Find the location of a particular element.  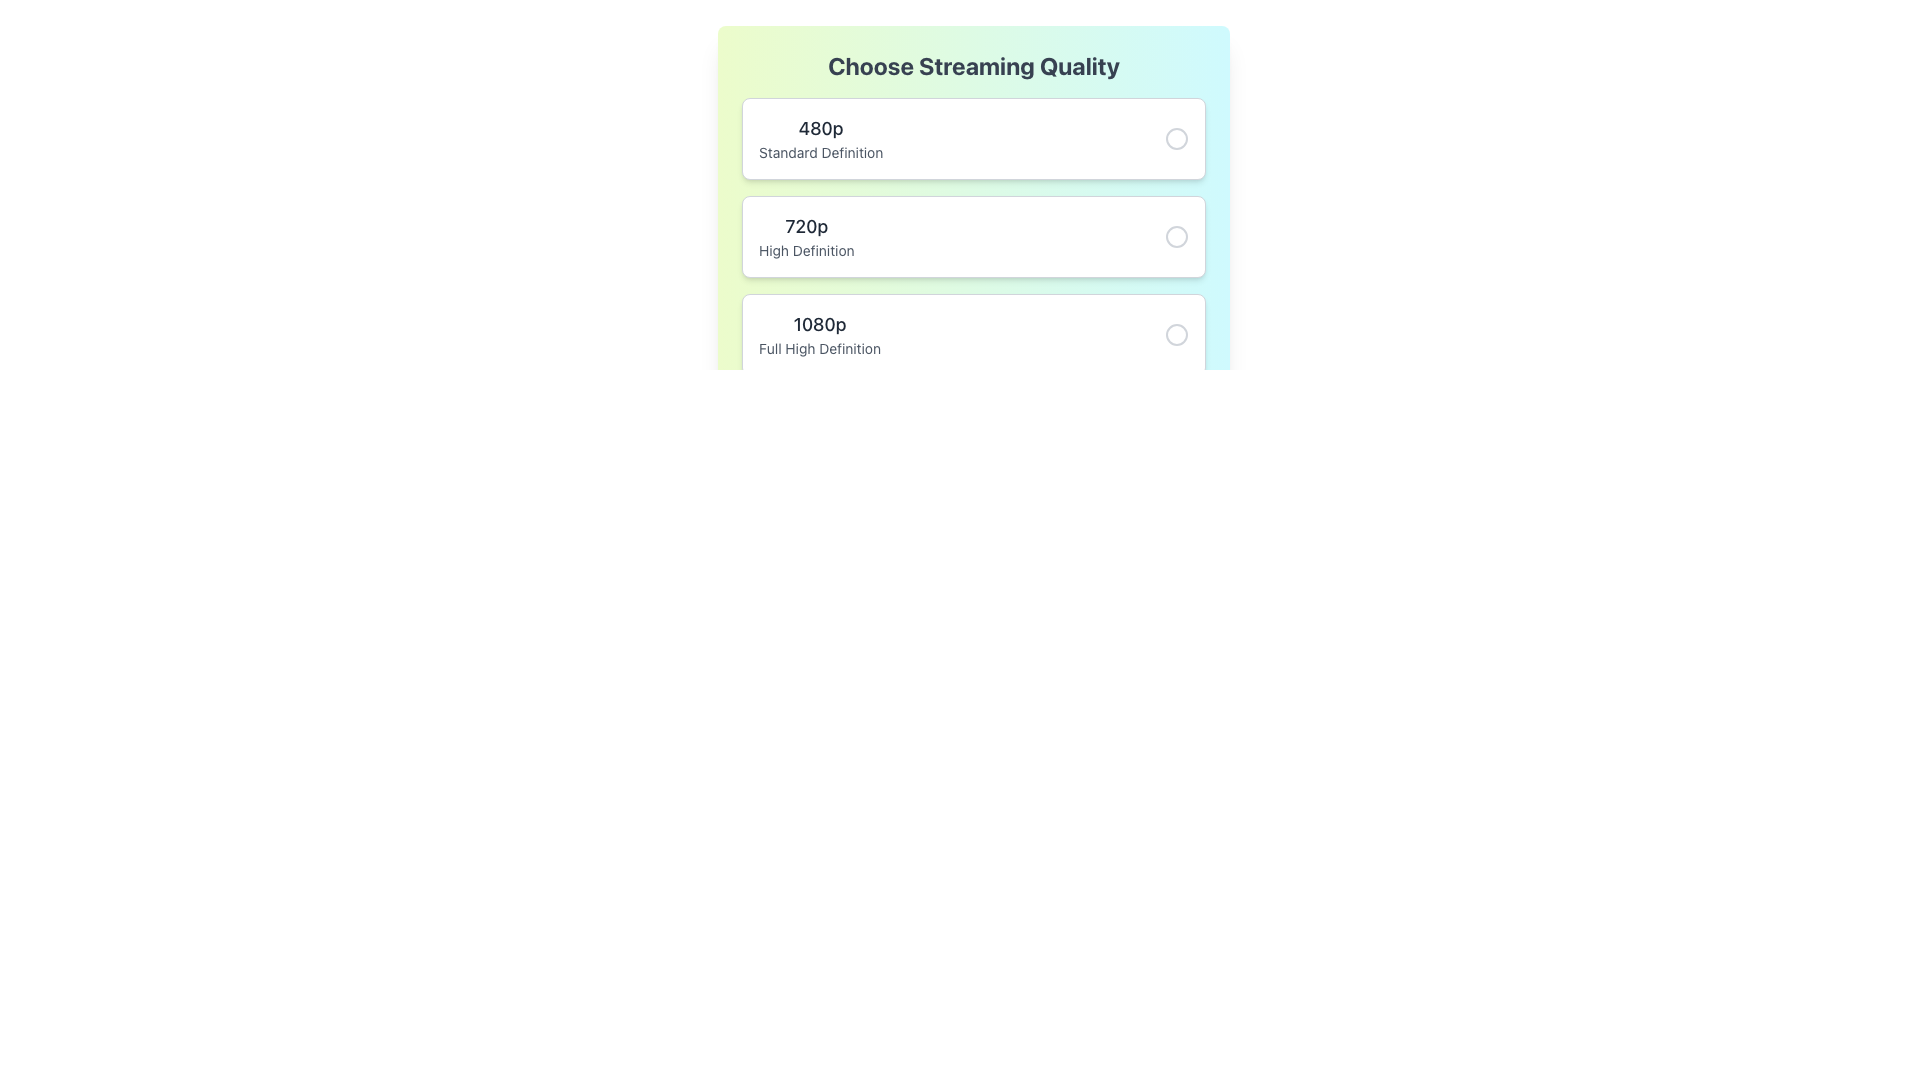

descriptive label indicating that the '720p' option corresponds to high-definition quality, which is centrally aligned below the '720p' label in the streaming quality options is located at coordinates (806, 249).